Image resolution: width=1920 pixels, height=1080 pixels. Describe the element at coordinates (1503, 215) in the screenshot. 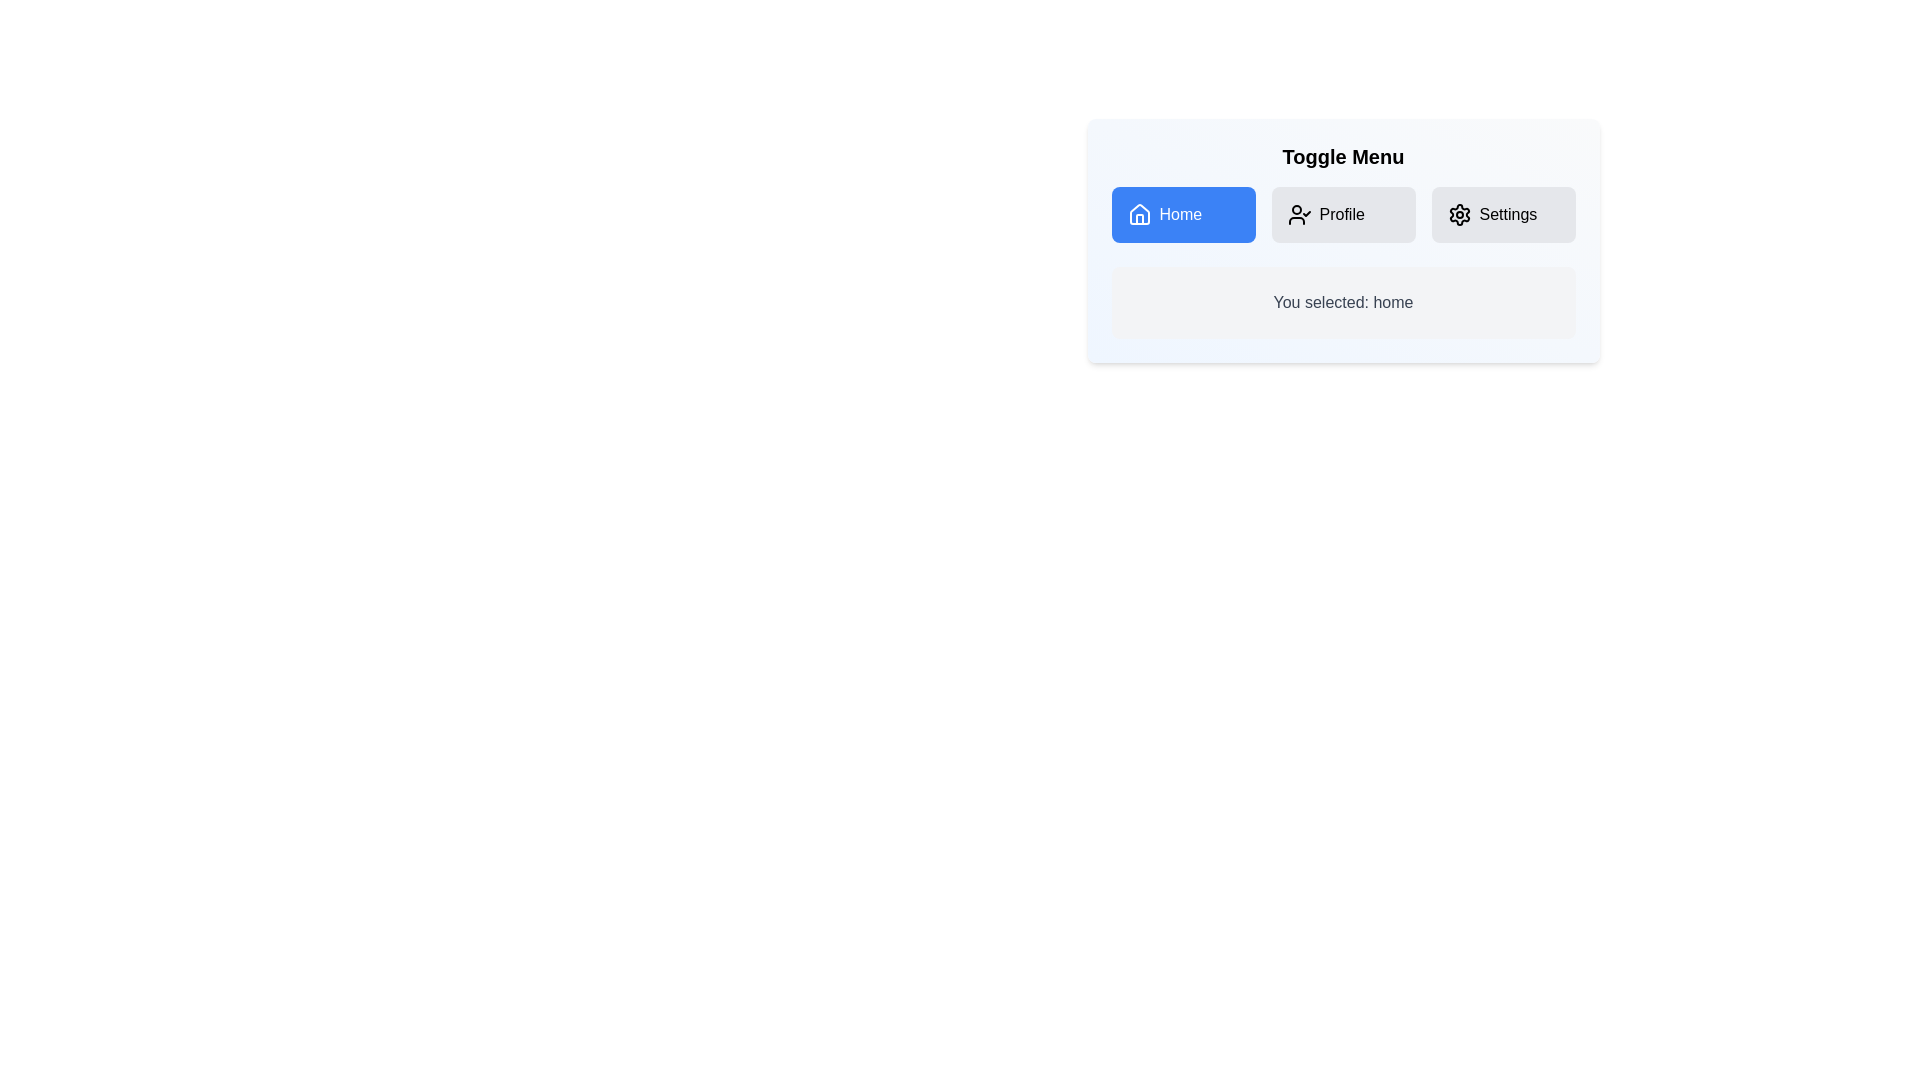

I see `the Settings button to select the corresponding menu option` at that location.